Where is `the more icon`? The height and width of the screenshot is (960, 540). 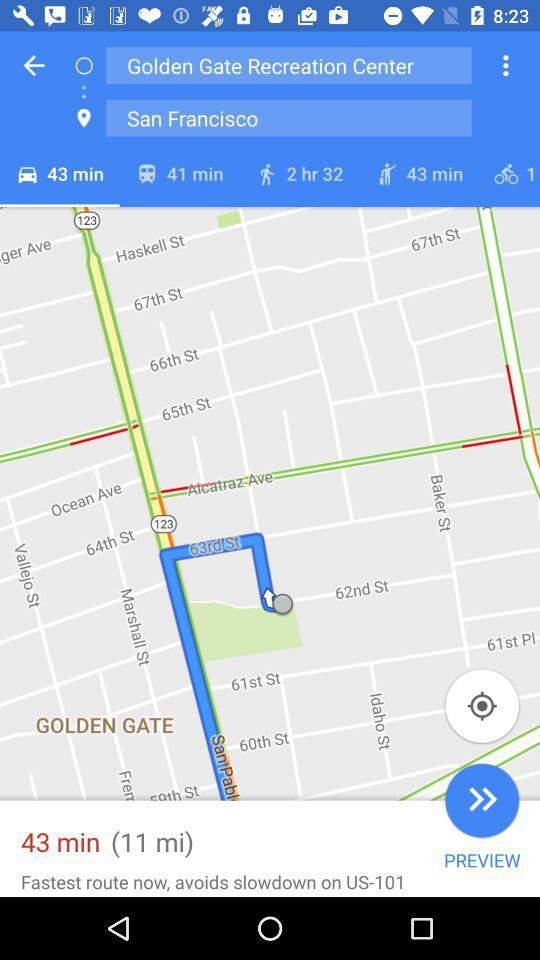 the more icon is located at coordinates (504, 65).